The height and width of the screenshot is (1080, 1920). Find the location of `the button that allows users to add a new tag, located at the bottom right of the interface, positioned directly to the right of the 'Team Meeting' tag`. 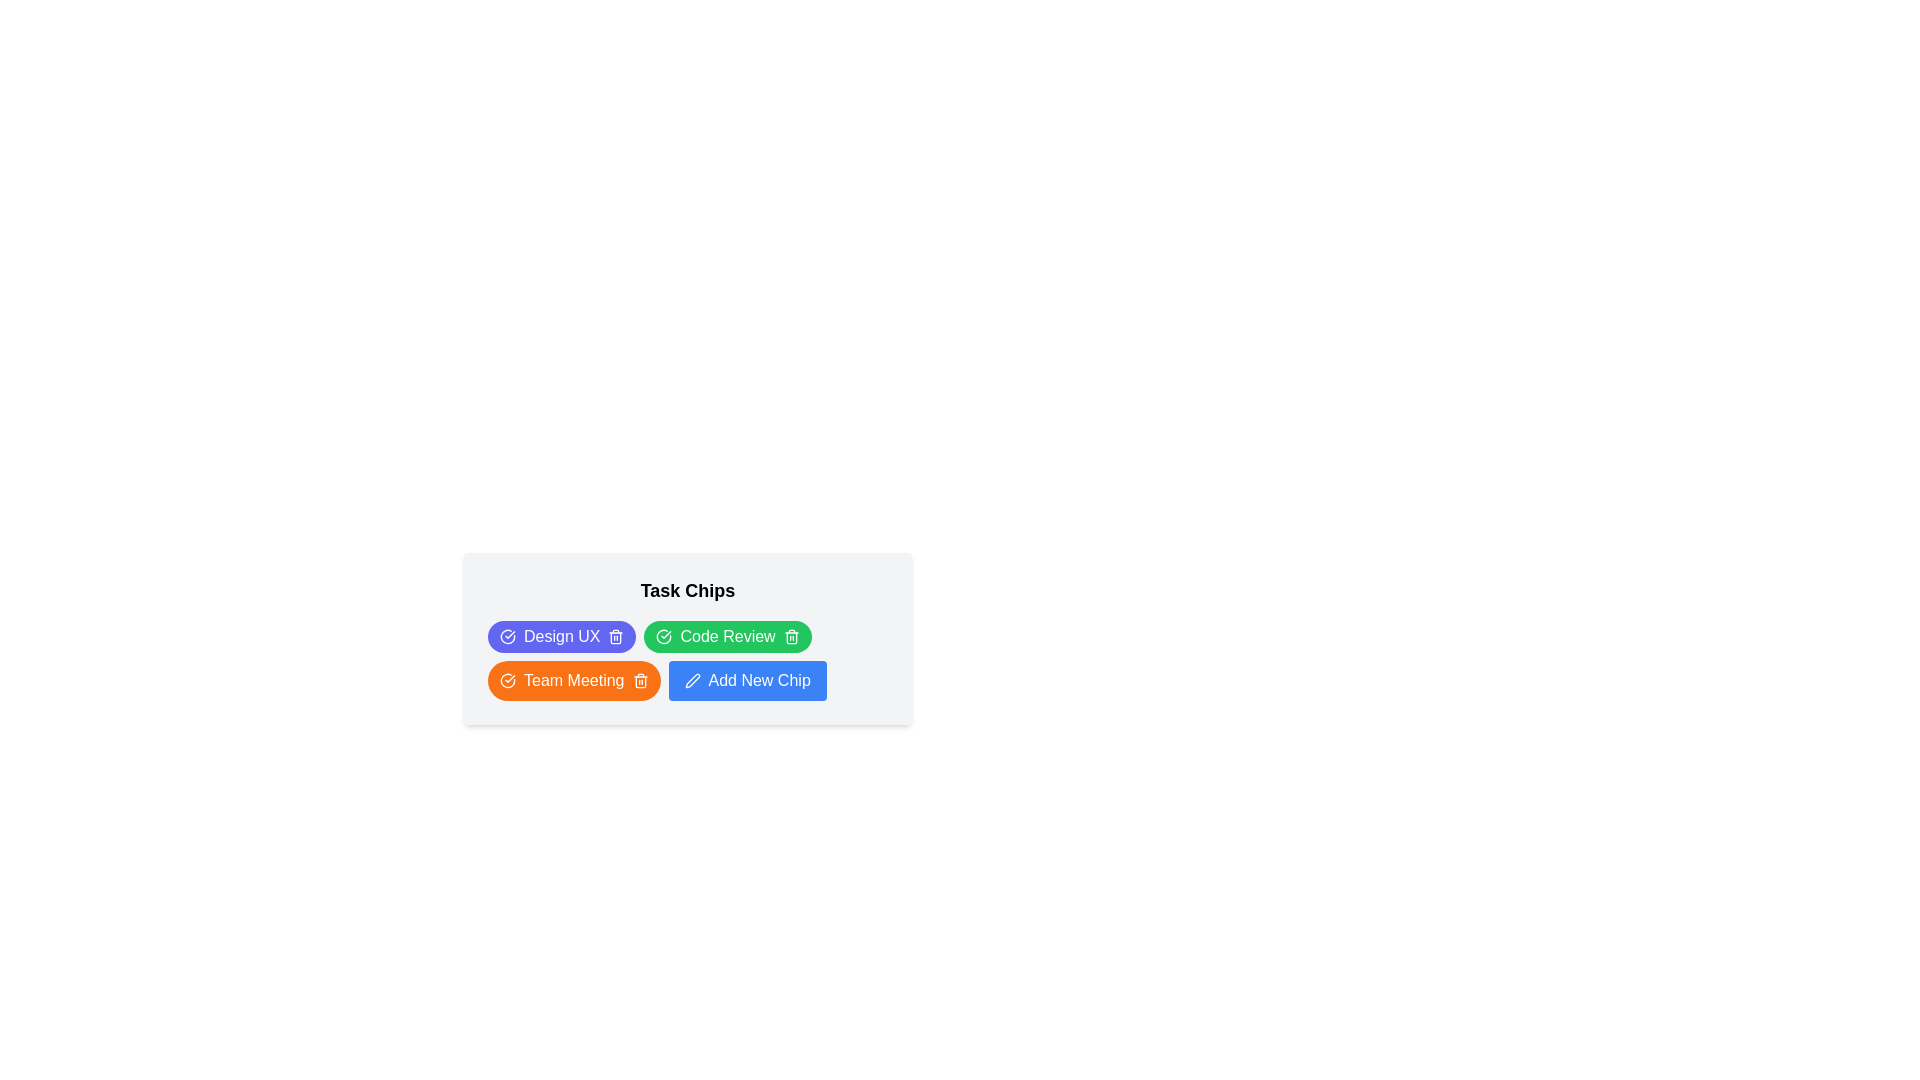

the button that allows users to add a new tag, located at the bottom right of the interface, positioned directly to the right of the 'Team Meeting' tag is located at coordinates (746, 680).